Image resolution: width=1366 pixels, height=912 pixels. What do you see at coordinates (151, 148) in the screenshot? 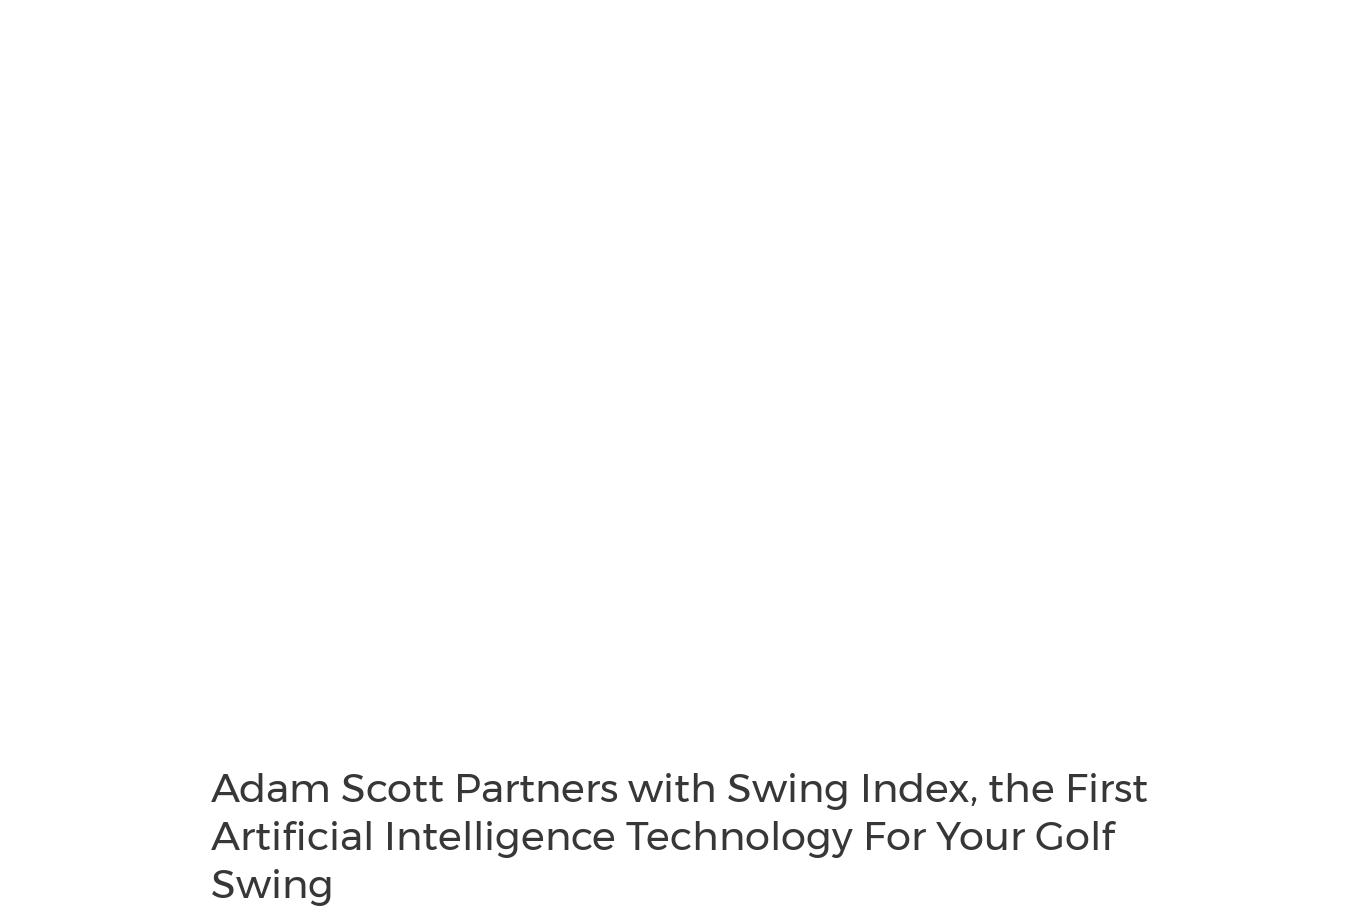
I see `'Cision Communications Cloud®'` at bounding box center [151, 148].